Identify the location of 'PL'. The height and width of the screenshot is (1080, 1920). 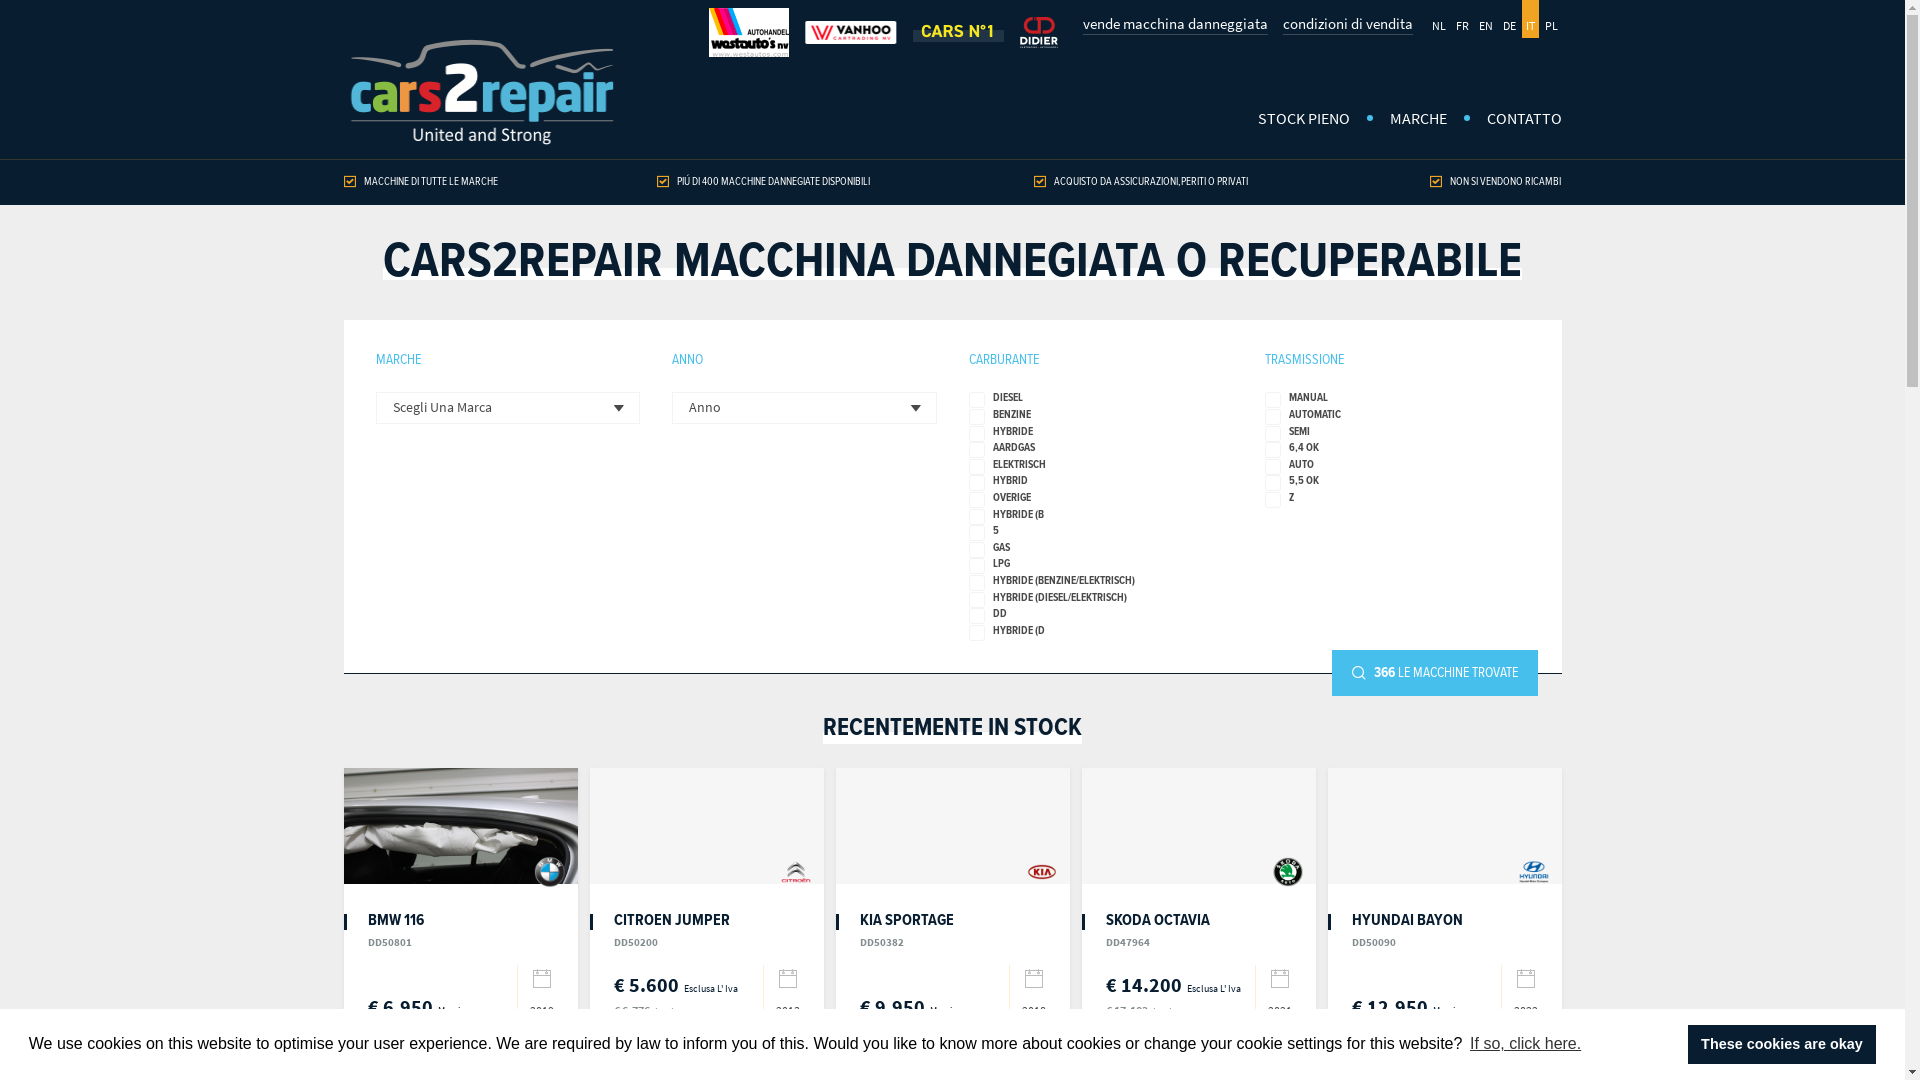
(1539, 19).